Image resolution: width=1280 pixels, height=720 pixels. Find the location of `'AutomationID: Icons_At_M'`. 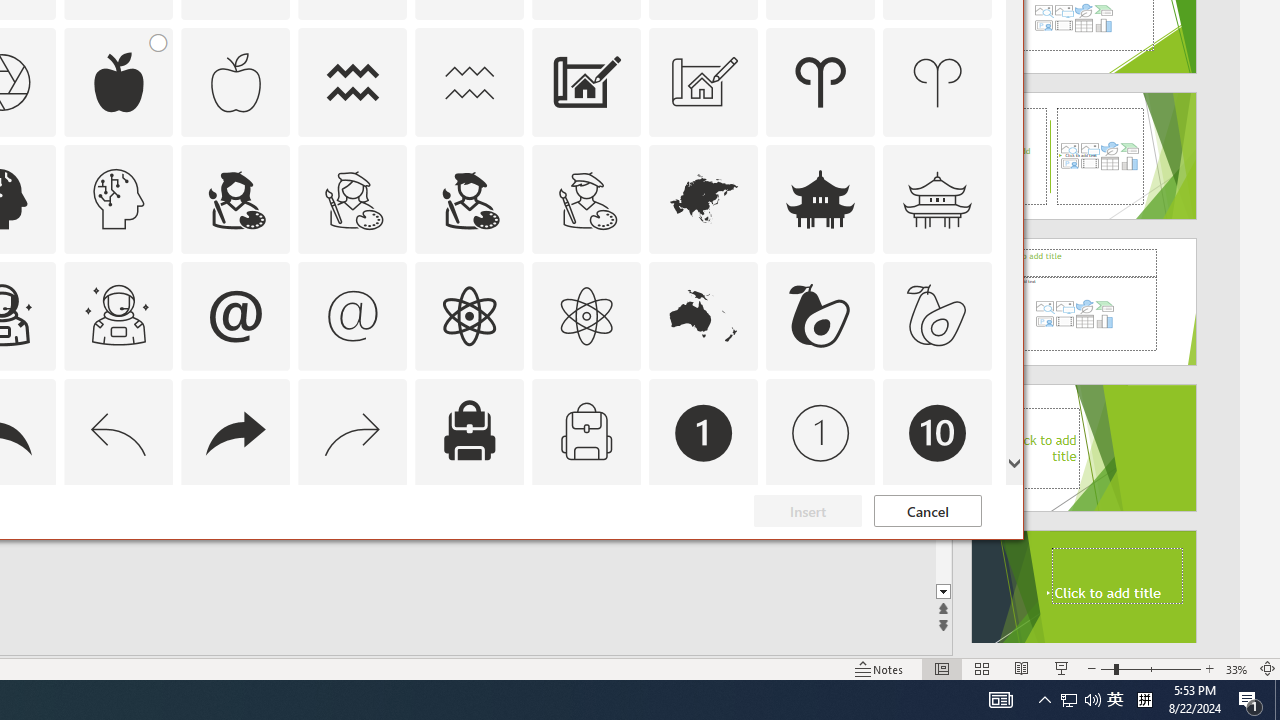

'AutomationID: Icons_At_M' is located at coordinates (353, 315).